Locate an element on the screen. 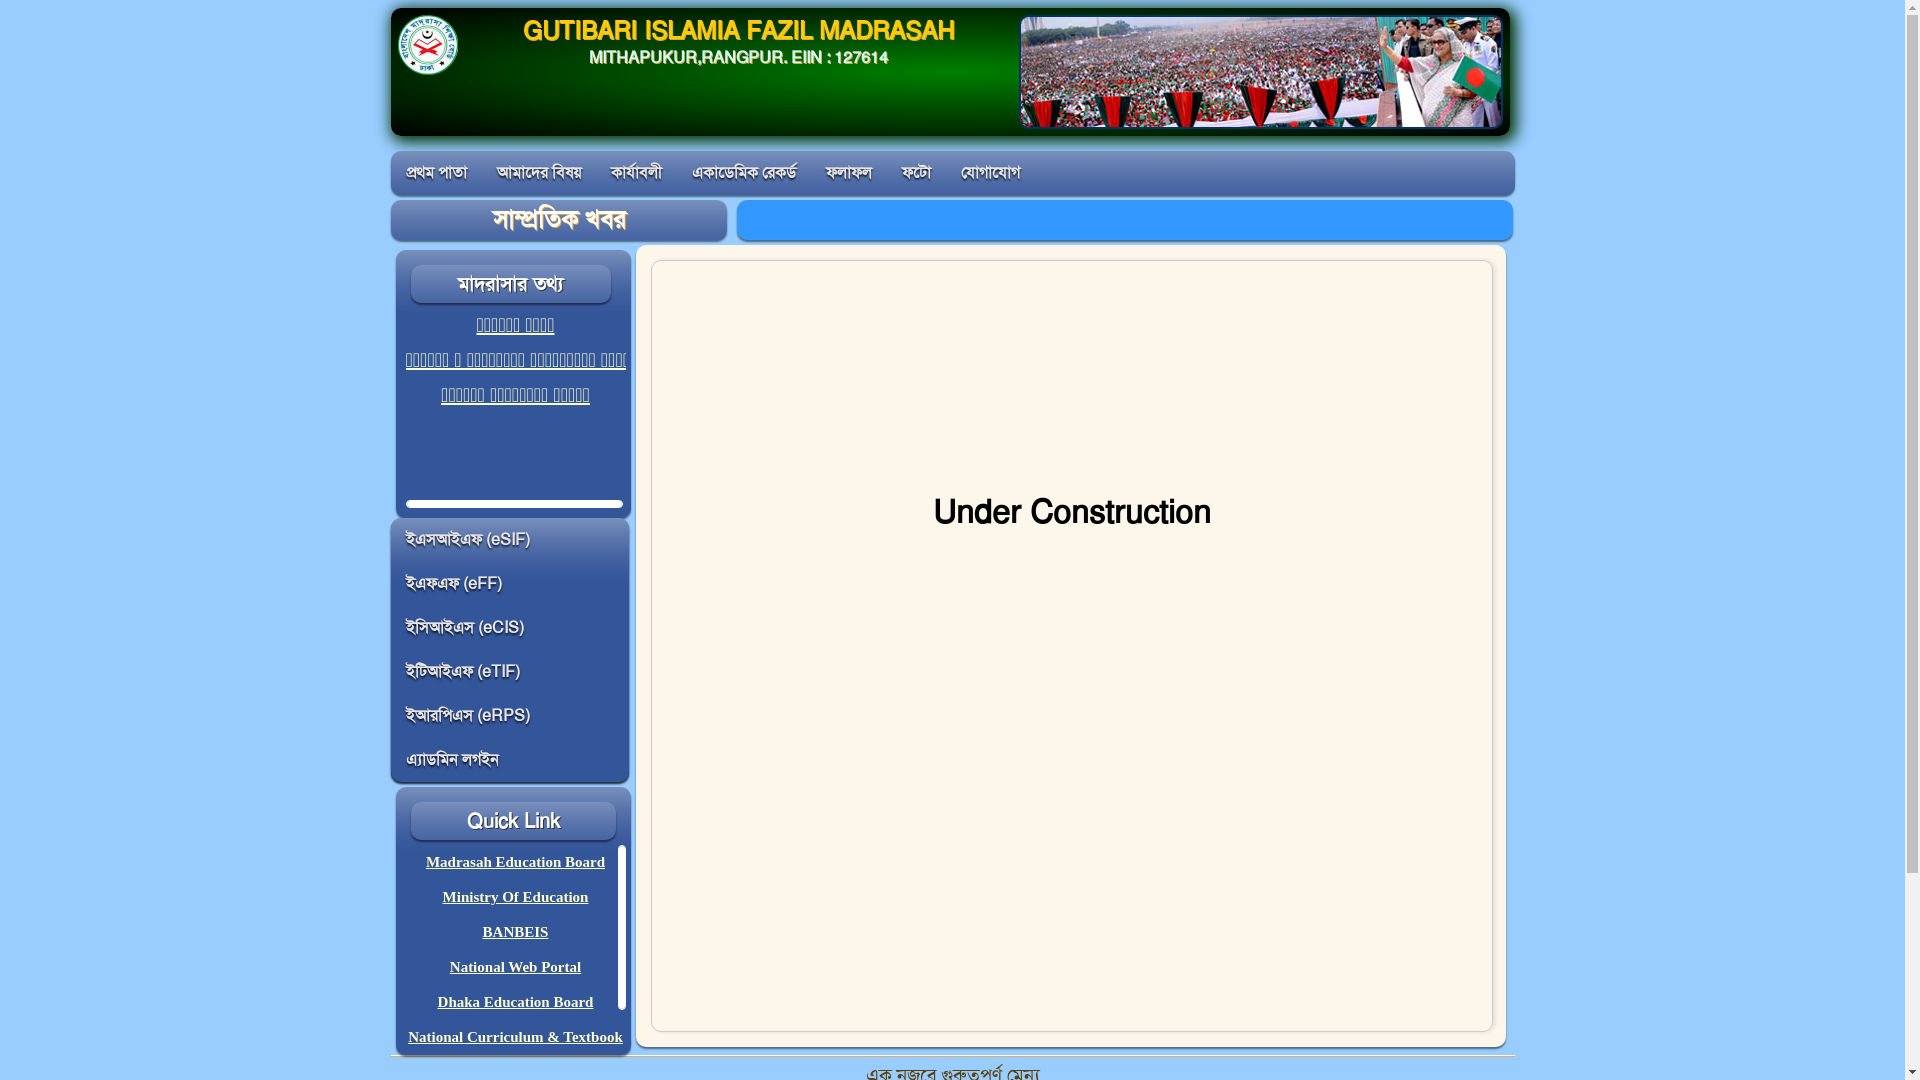 The image size is (1920, 1080). 'National Curriculum & Textbook' is located at coordinates (515, 1036).